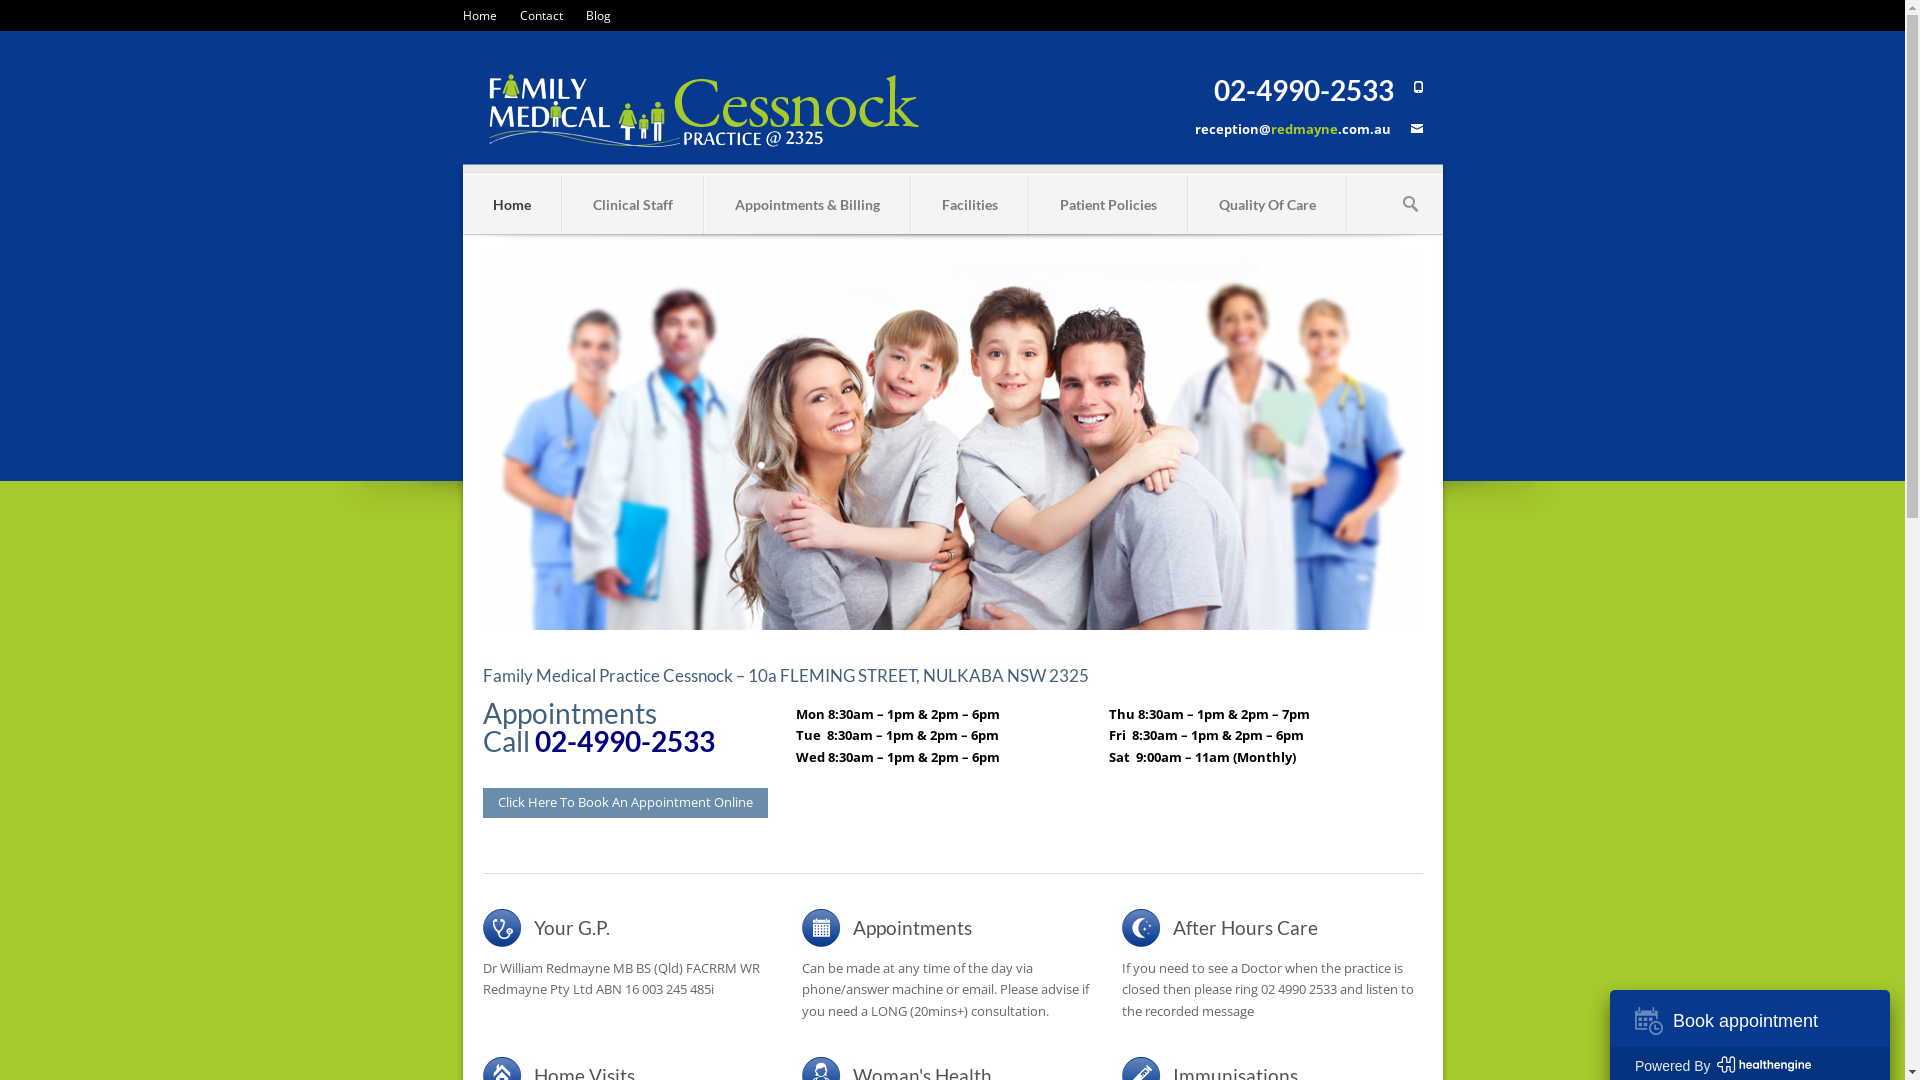  I want to click on 'Blog', so click(597, 15).